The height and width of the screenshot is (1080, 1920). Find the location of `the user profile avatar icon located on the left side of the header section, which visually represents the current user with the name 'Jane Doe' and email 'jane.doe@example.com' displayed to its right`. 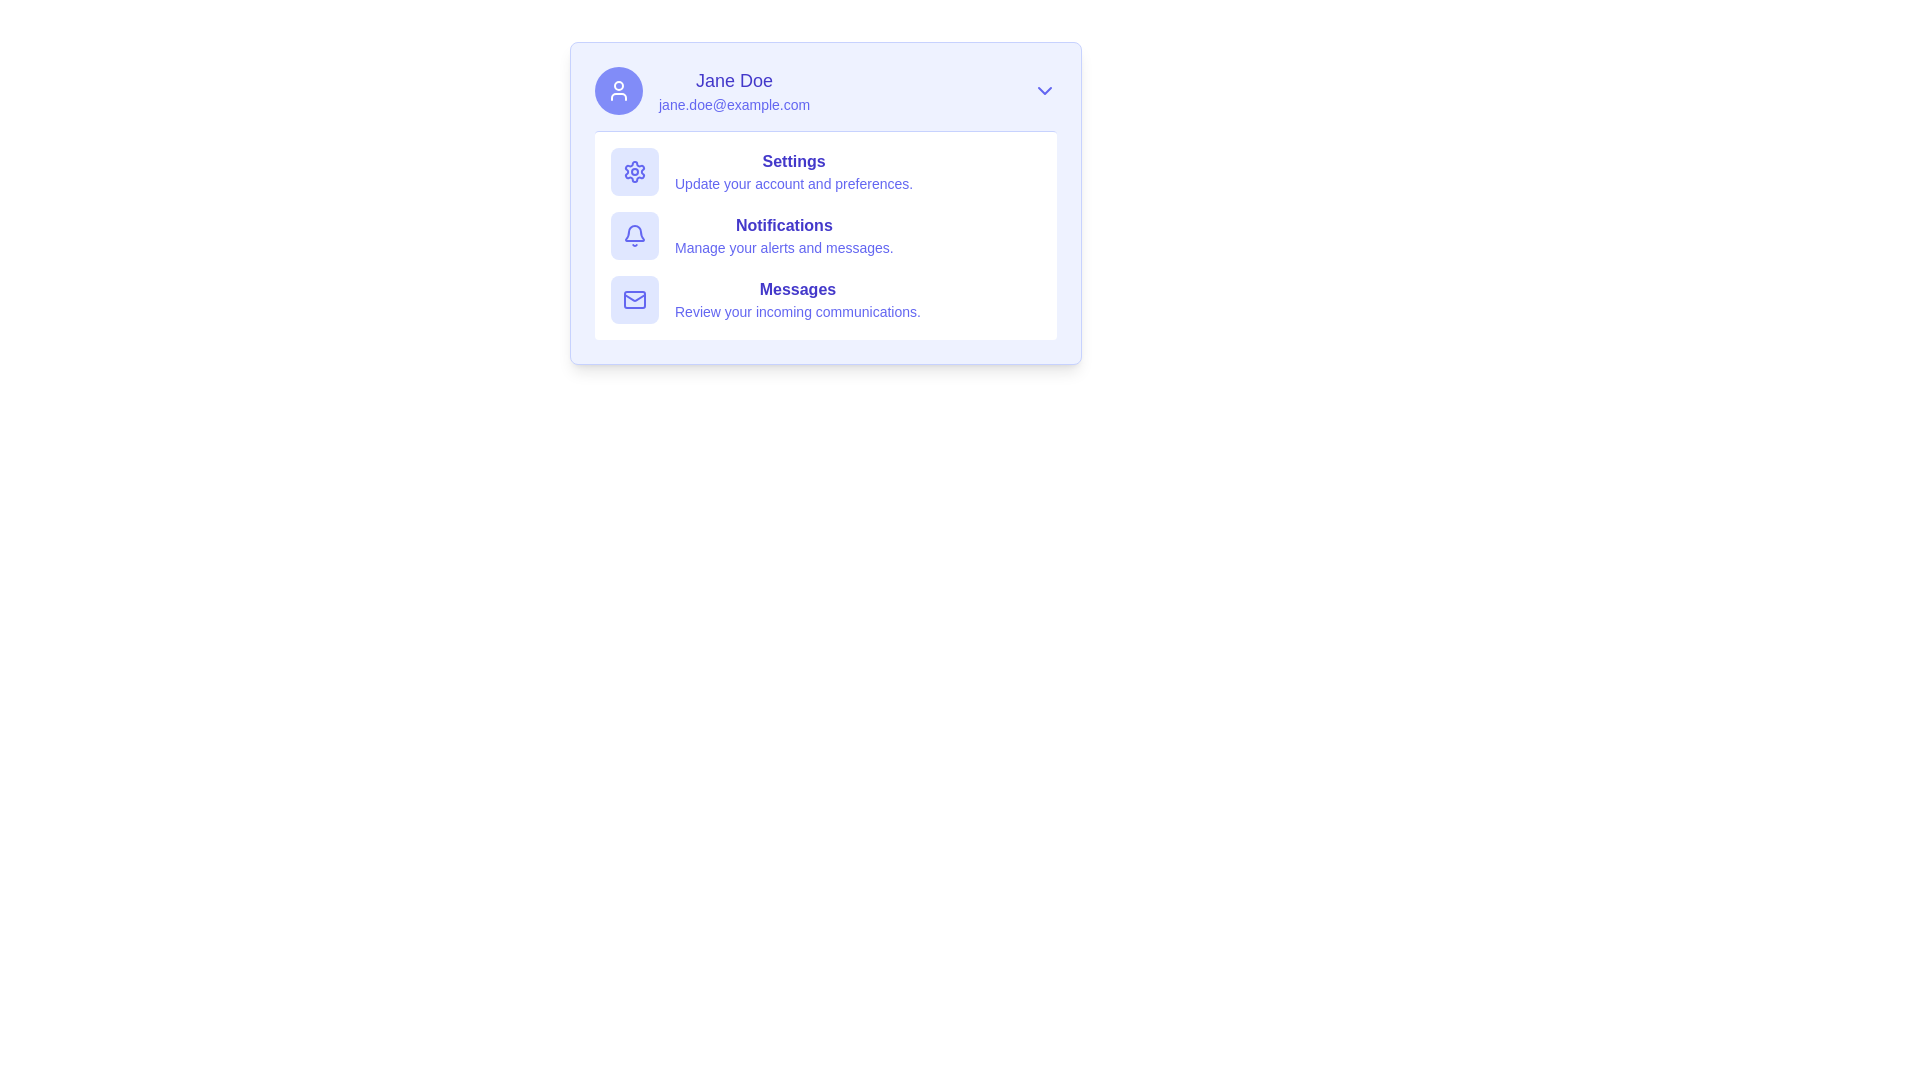

the user profile avatar icon located on the left side of the header section, which visually represents the current user with the name 'Jane Doe' and email 'jane.doe@example.com' displayed to its right is located at coordinates (618, 91).